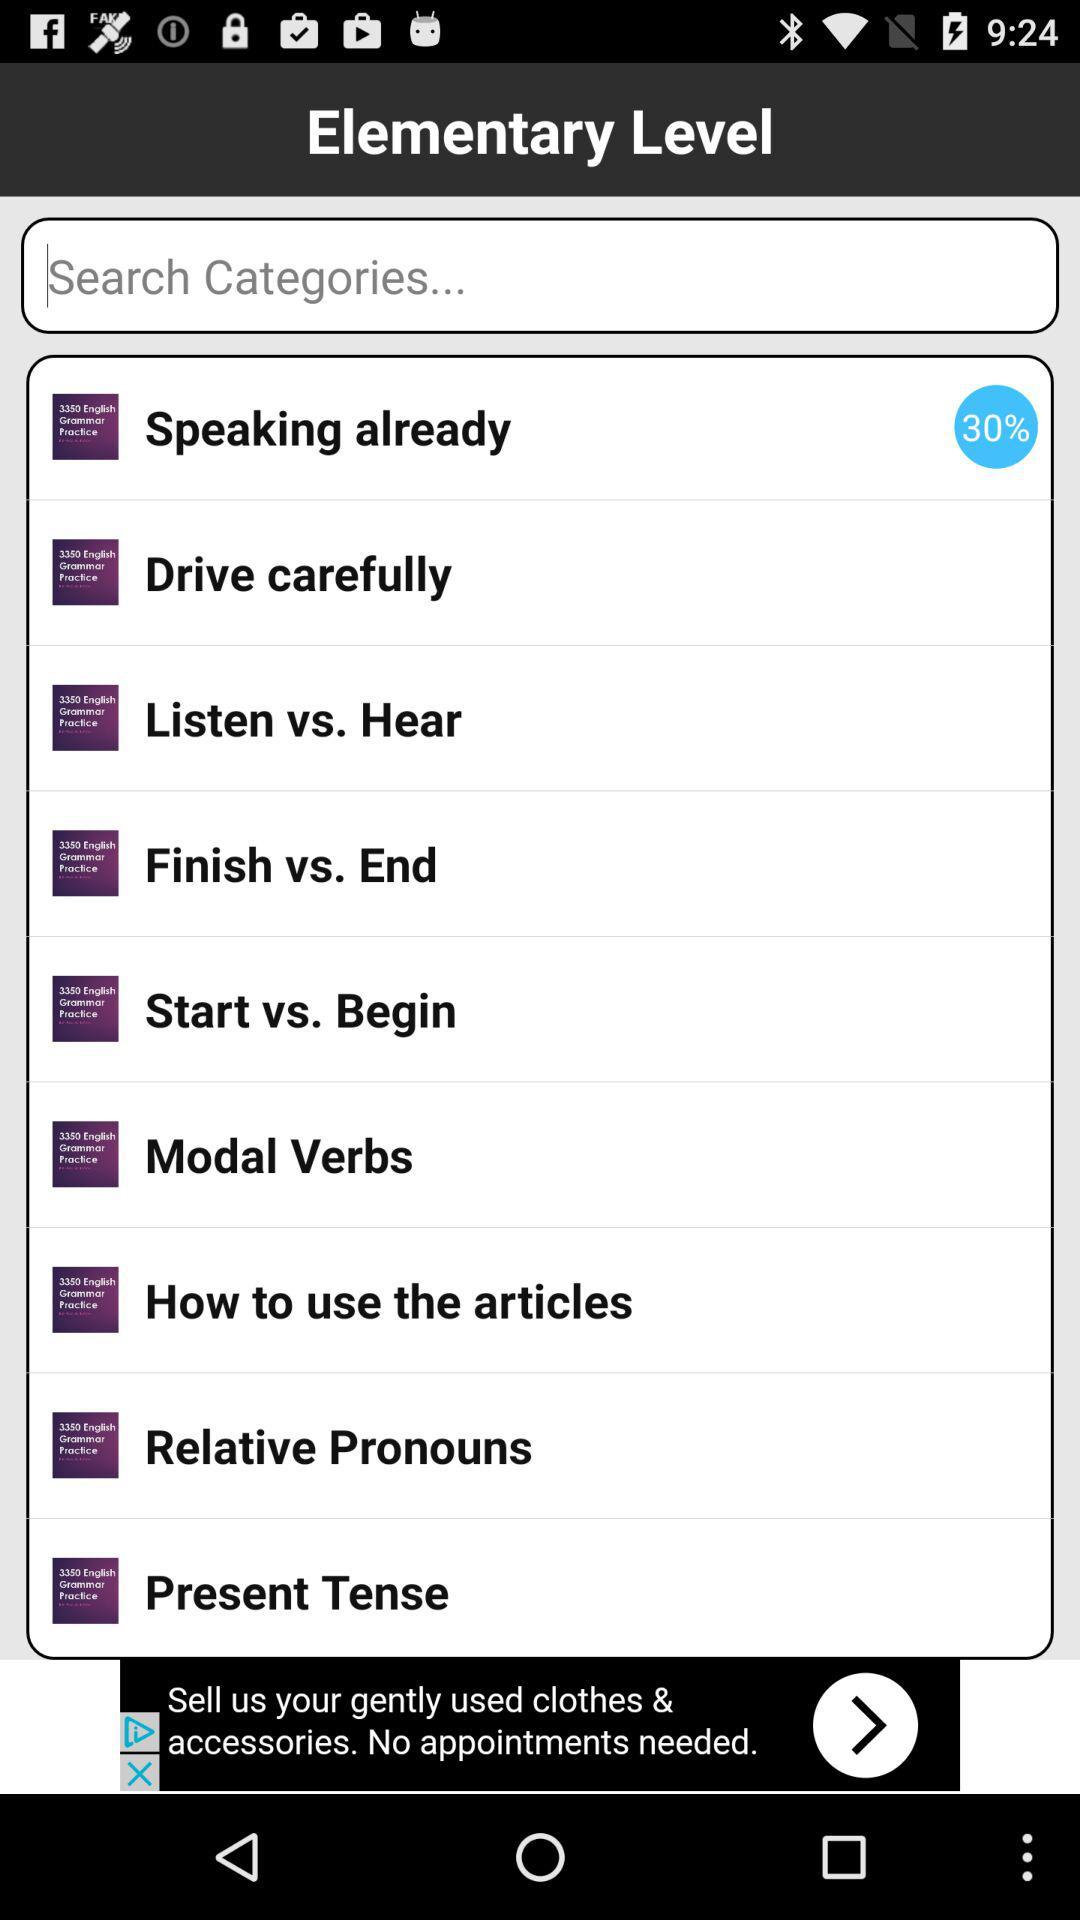 The image size is (1080, 1920). I want to click on search, so click(540, 274).